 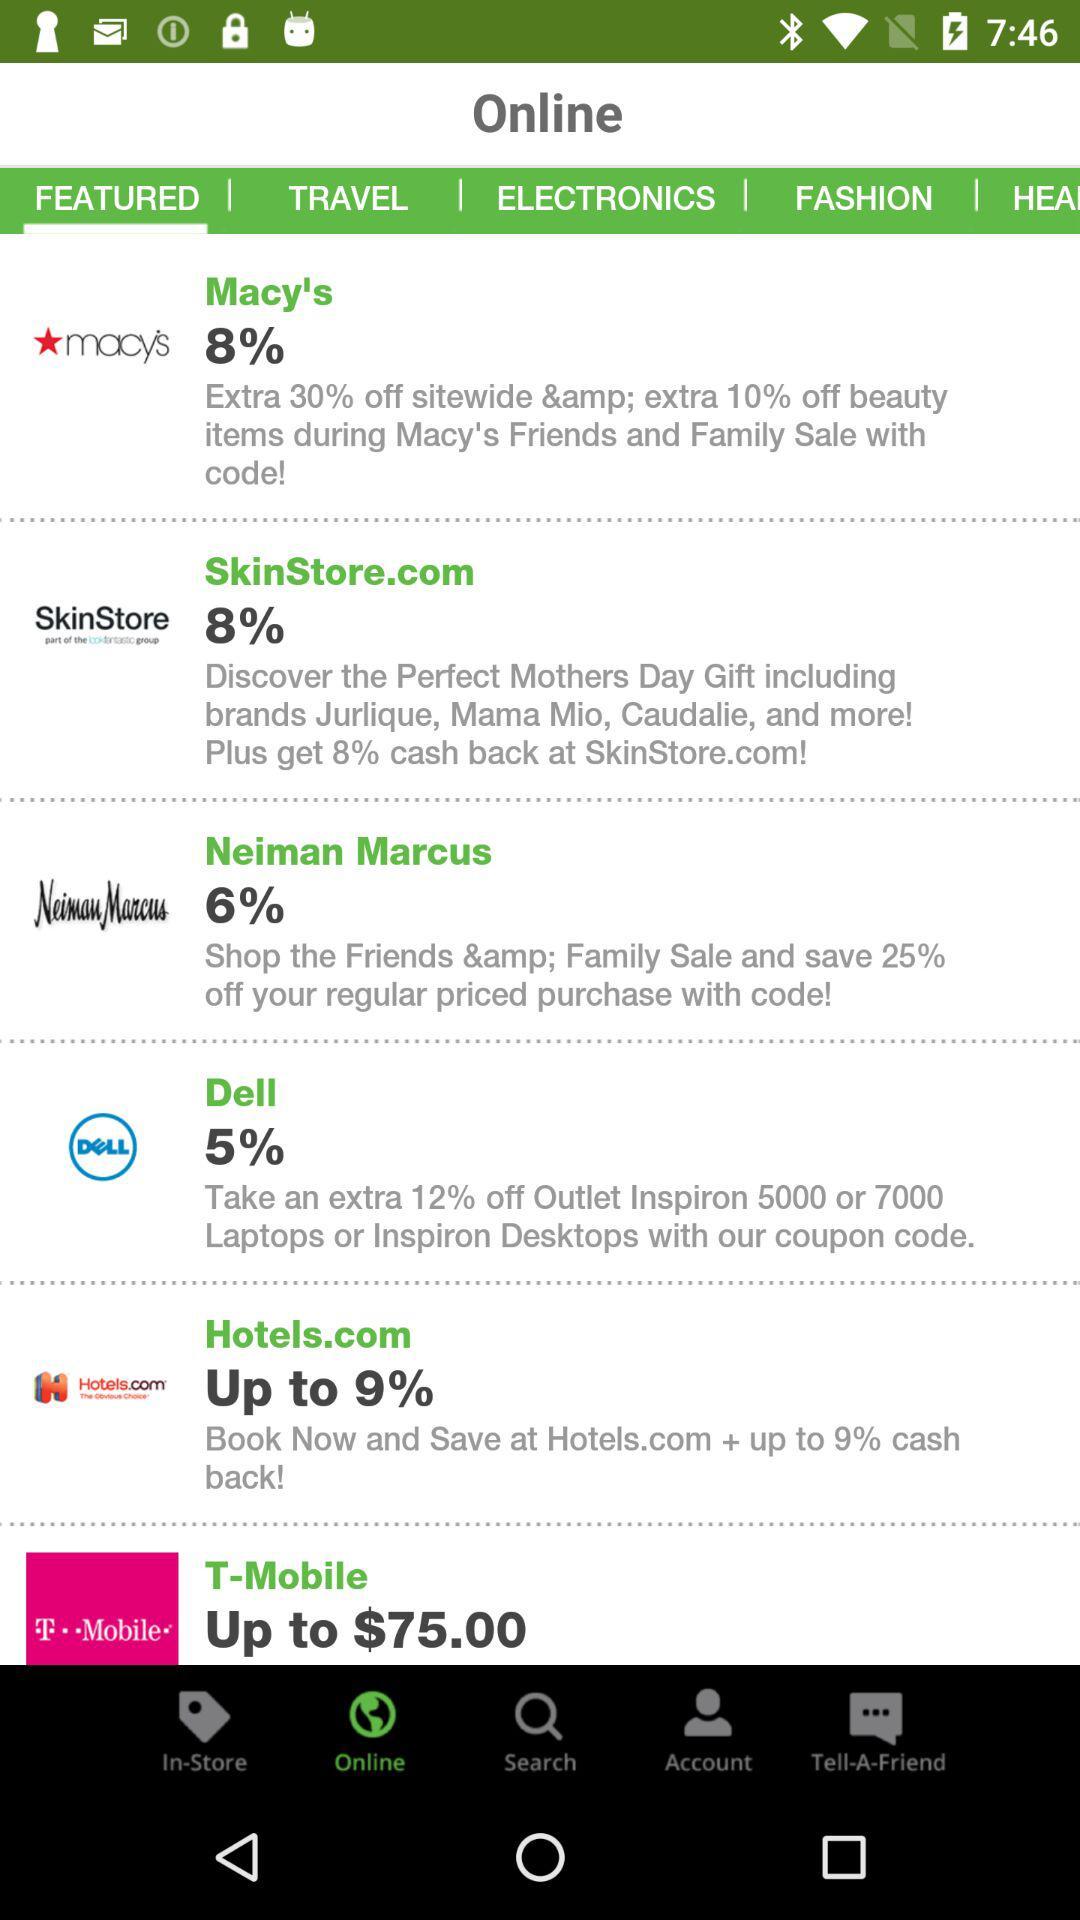 What do you see at coordinates (874, 1728) in the screenshot?
I see `the chat icon` at bounding box center [874, 1728].